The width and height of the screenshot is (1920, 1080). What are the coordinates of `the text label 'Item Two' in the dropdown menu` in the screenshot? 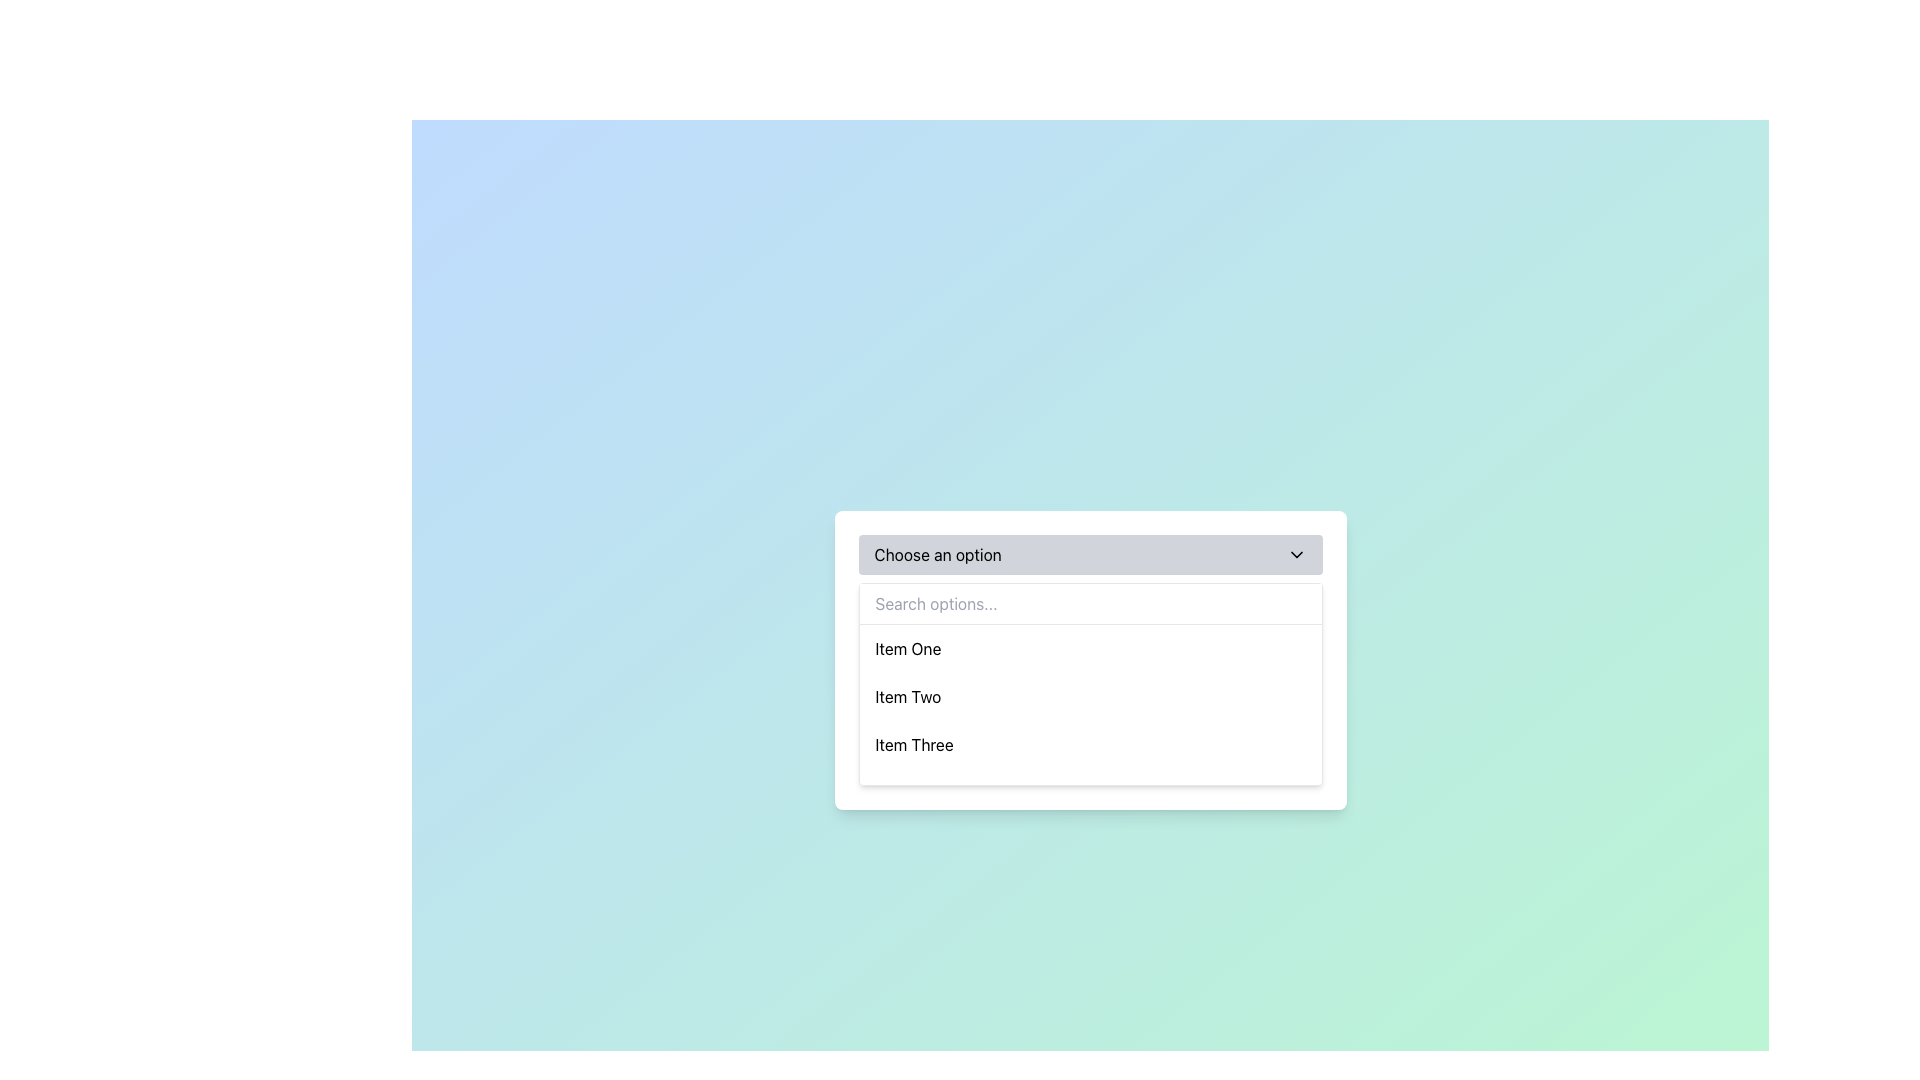 It's located at (906, 694).